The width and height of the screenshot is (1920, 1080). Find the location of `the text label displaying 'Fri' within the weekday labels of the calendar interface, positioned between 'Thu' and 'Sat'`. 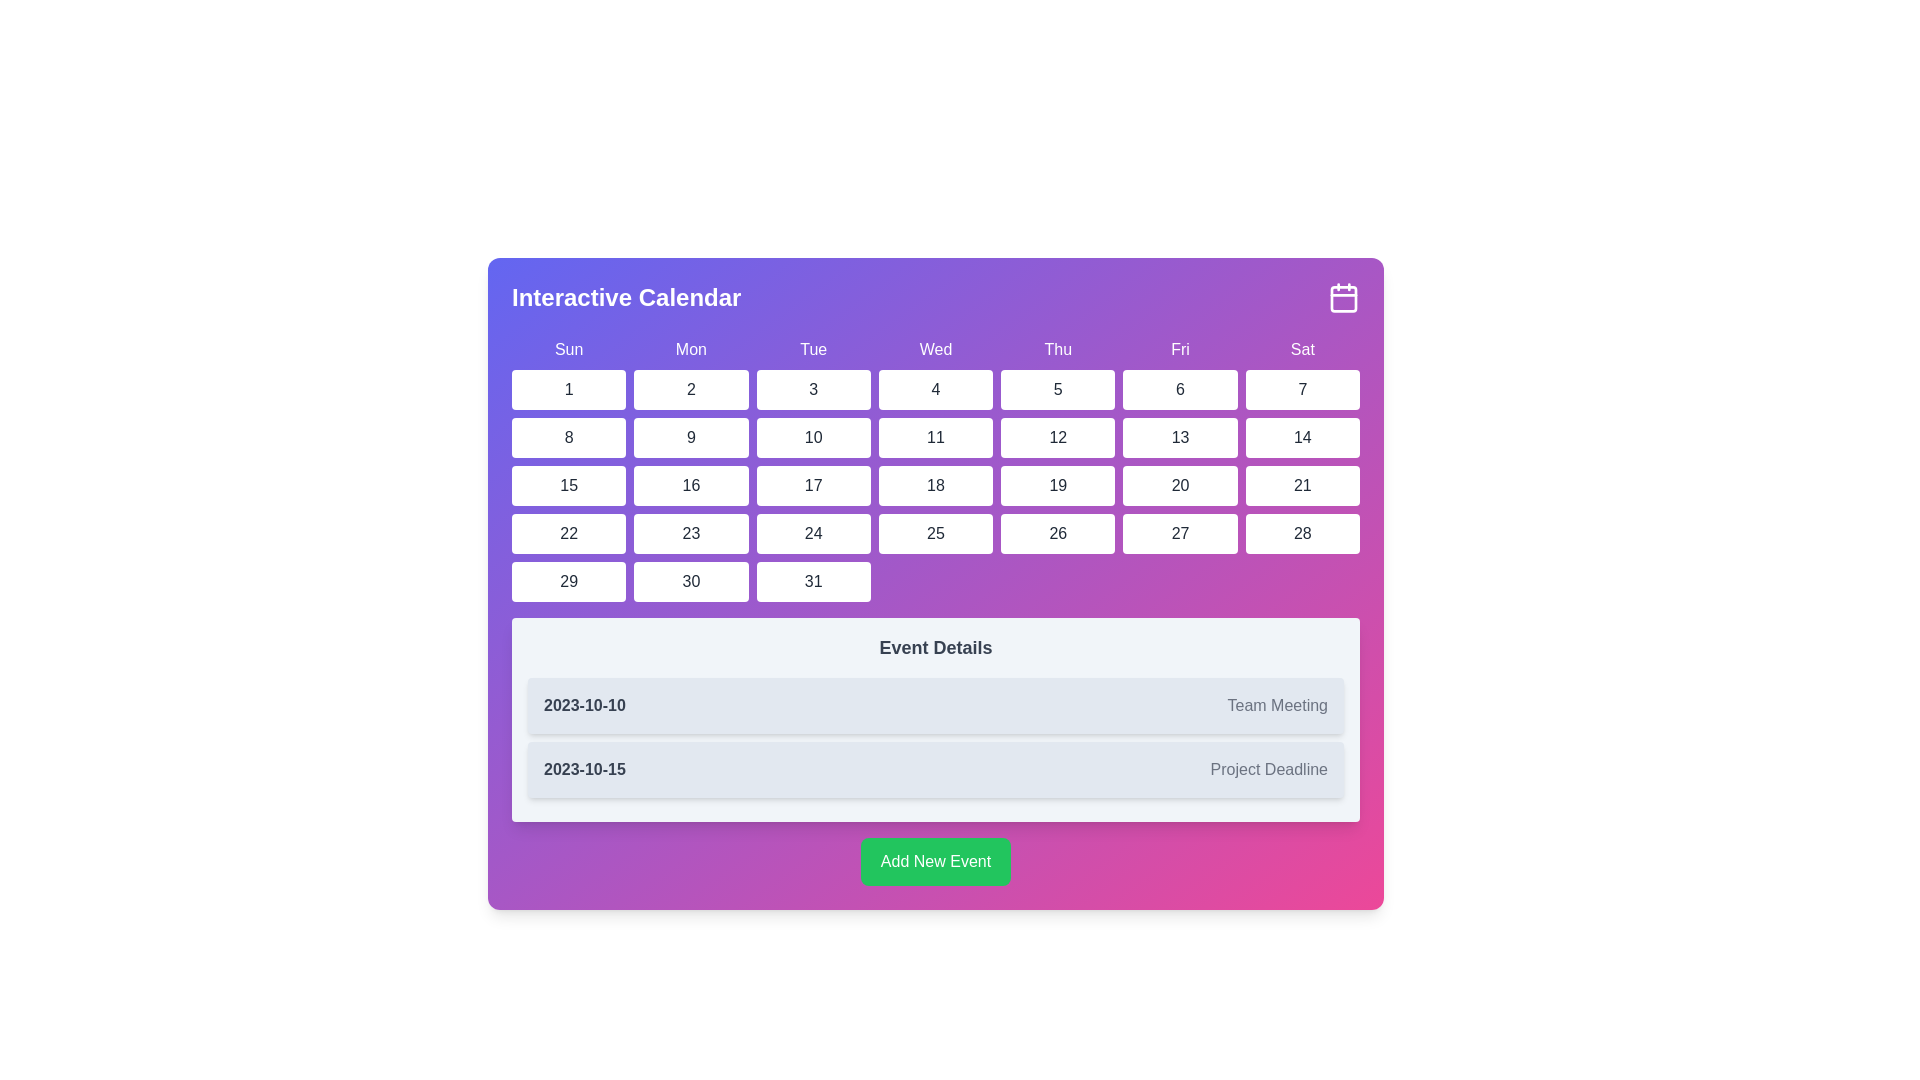

the text label displaying 'Fri' within the weekday labels of the calendar interface, positioned between 'Thu' and 'Sat' is located at coordinates (1180, 349).